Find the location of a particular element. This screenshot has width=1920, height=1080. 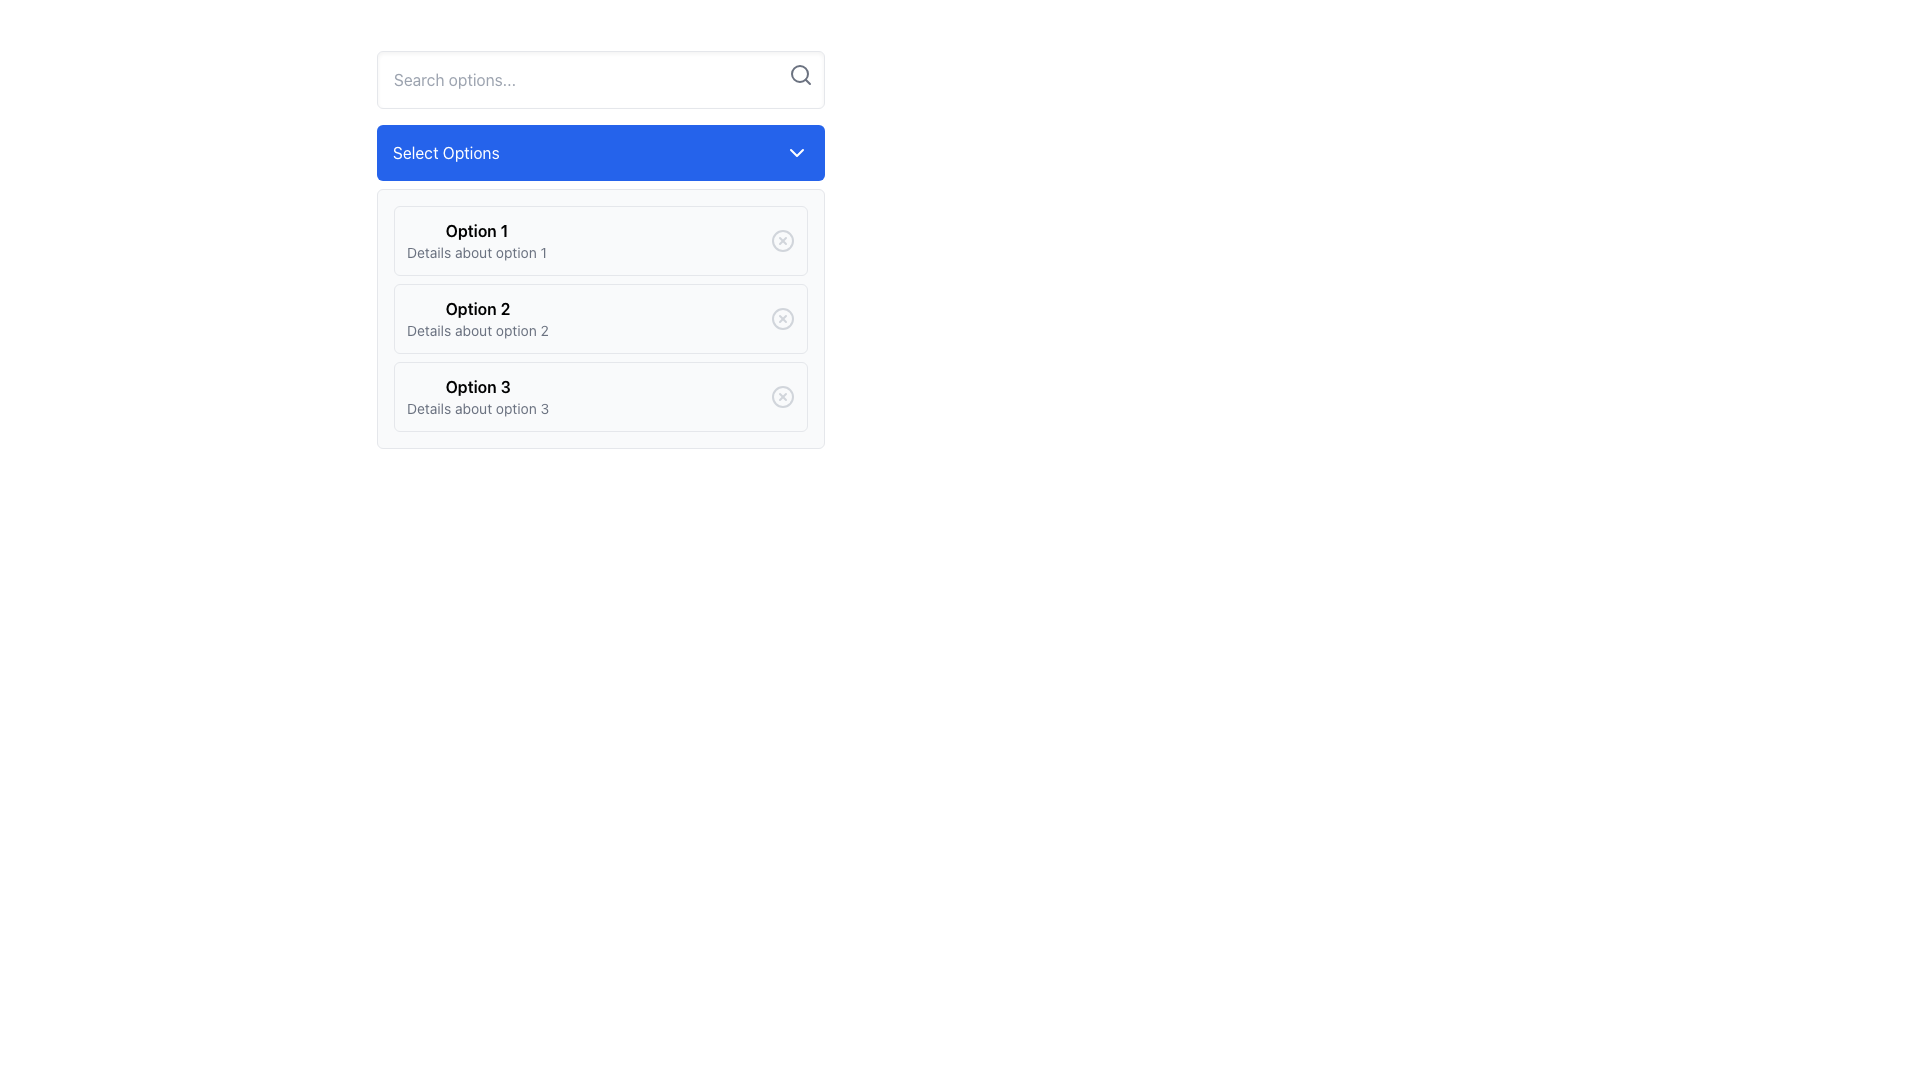

the static text label providing additional details for 'Option 3', located below the title text 'Option 3' is located at coordinates (477, 407).